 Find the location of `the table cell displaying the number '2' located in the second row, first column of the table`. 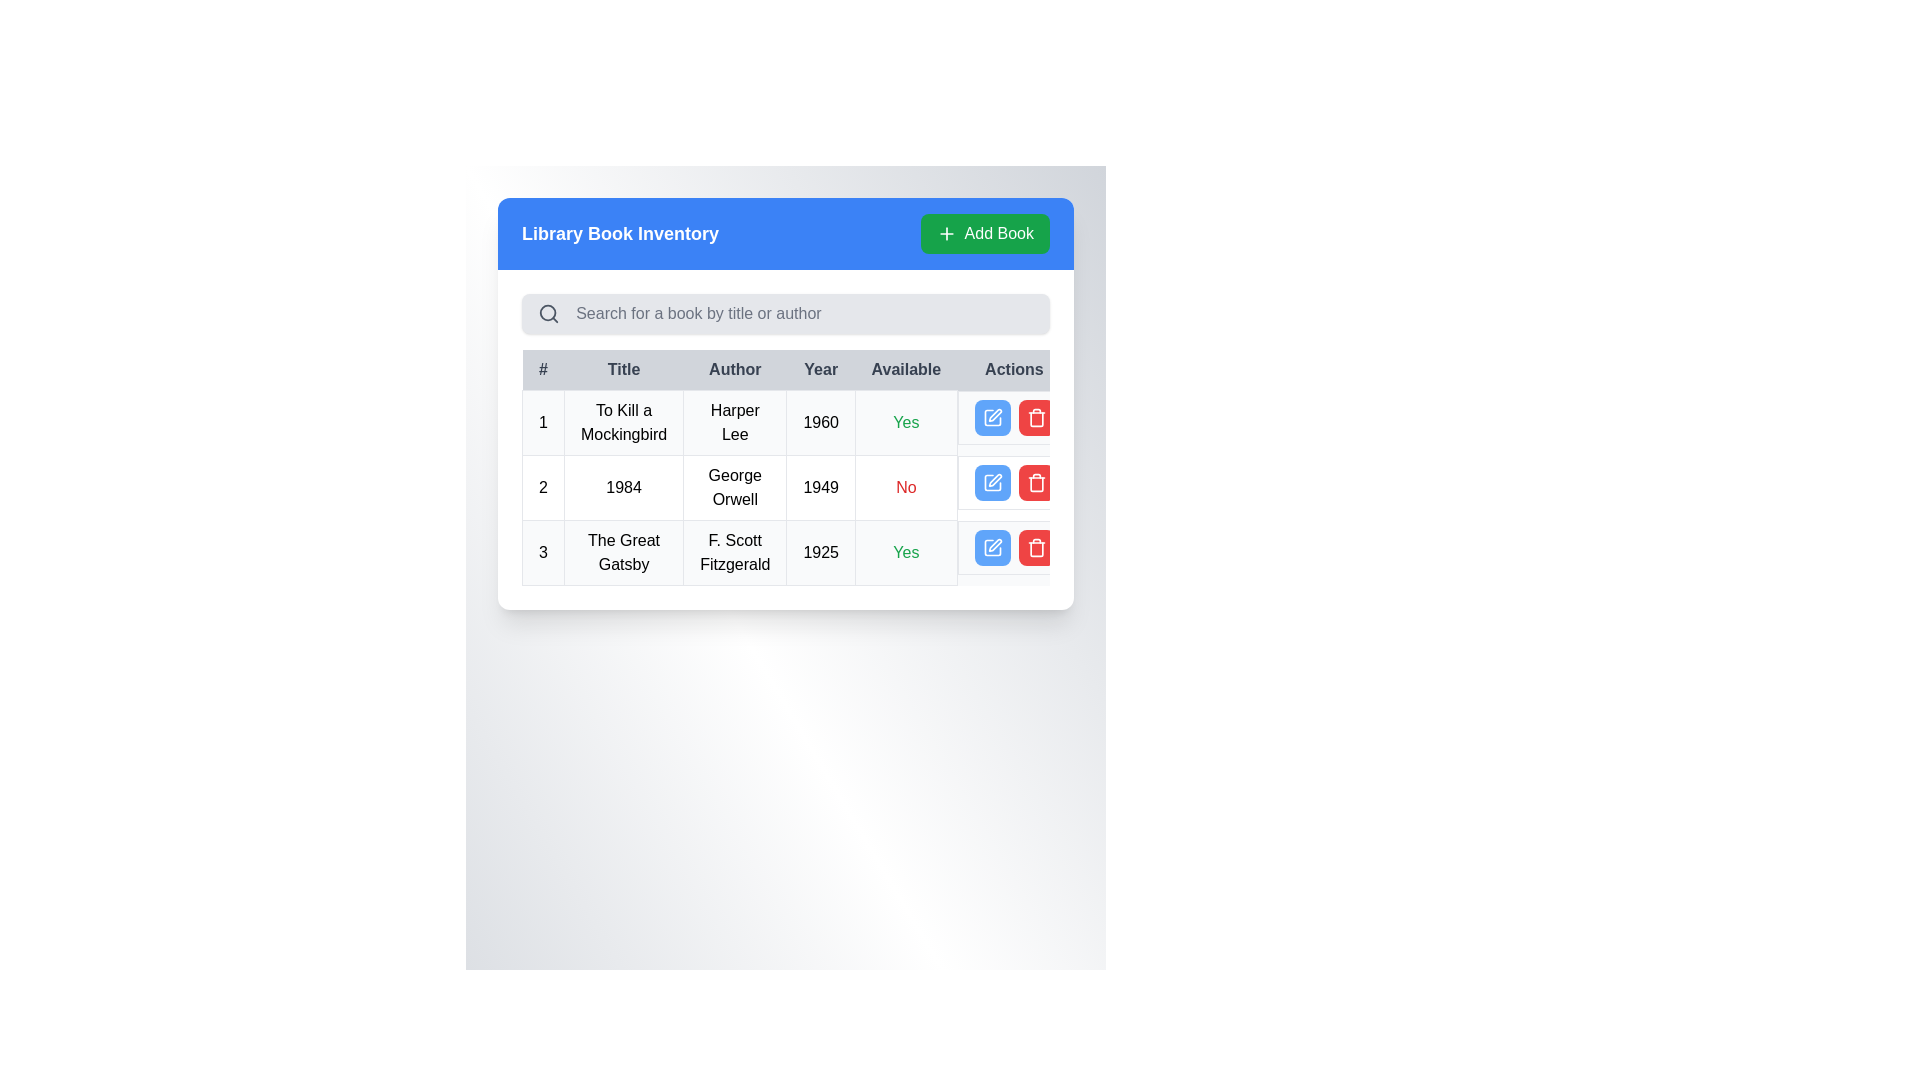

the table cell displaying the number '2' located in the second row, first column of the table is located at coordinates (543, 488).